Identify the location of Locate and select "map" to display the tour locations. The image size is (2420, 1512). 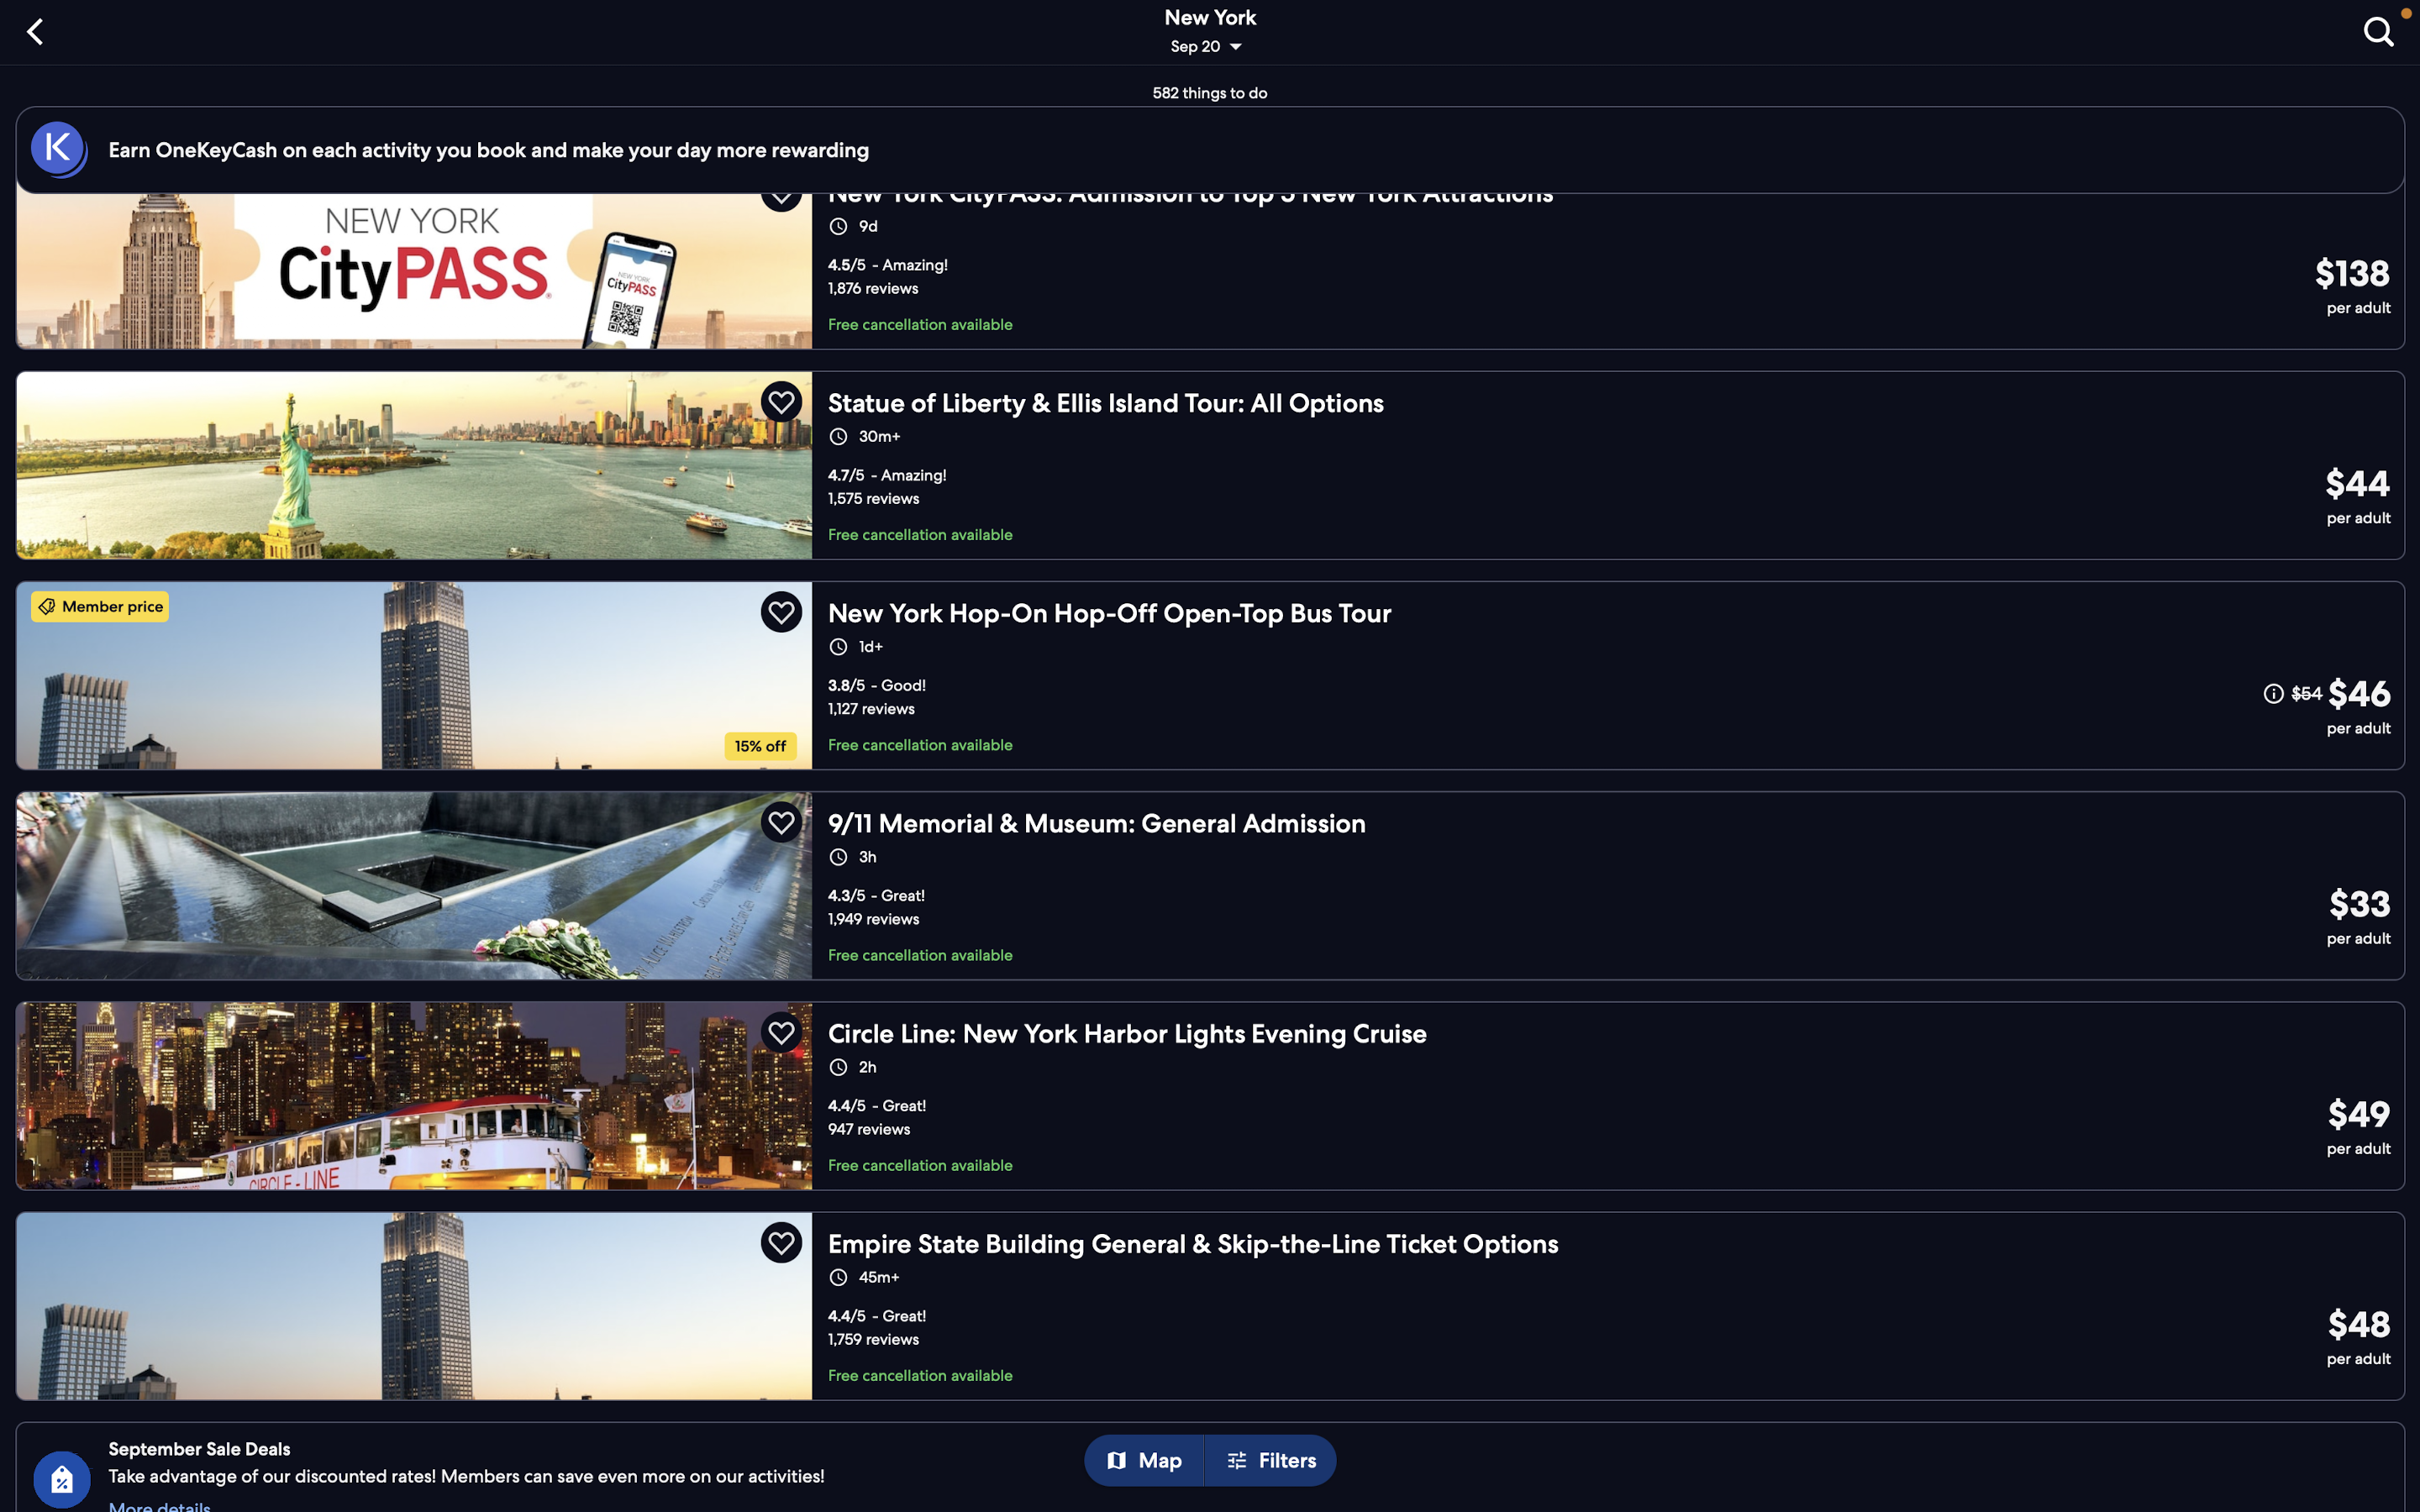
(1151, 1461).